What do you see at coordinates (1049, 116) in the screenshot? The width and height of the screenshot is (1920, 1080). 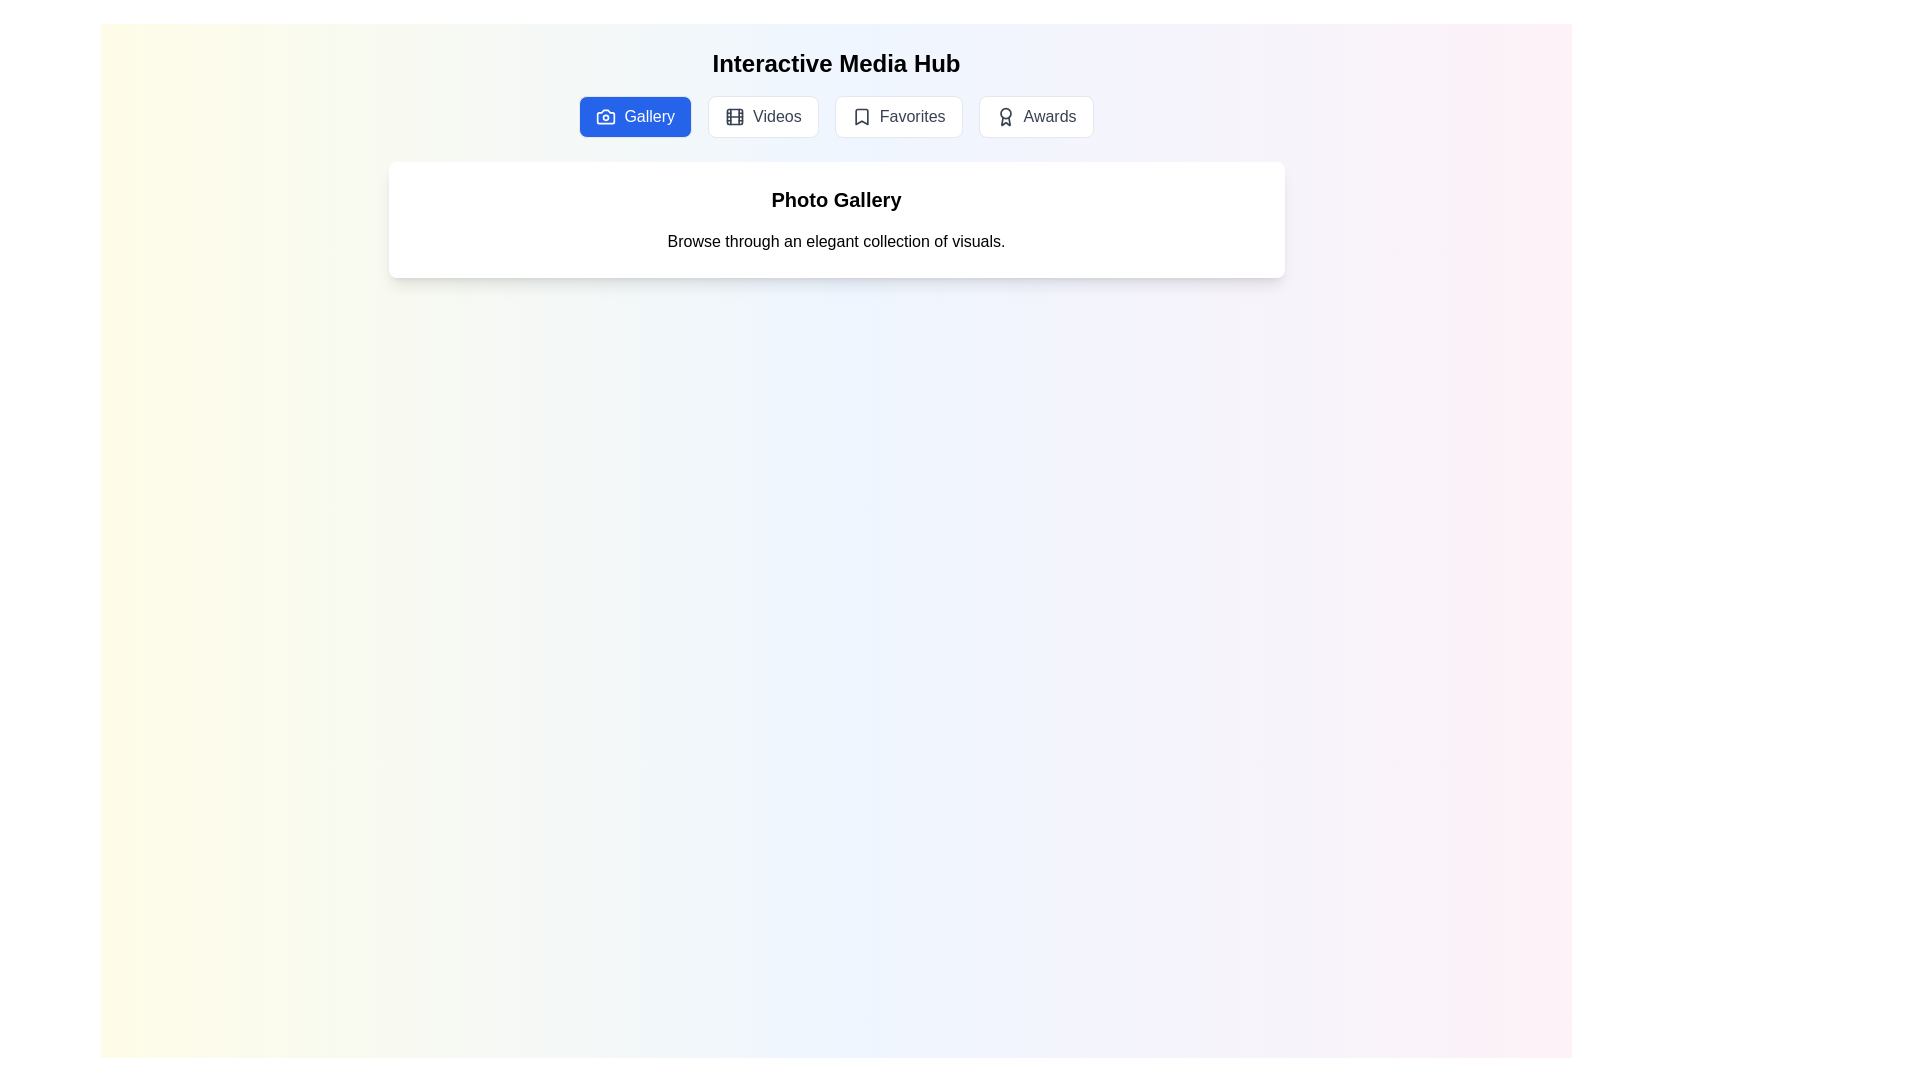 I see `the text label that displays the word 'Awards', which is located in the fourth position from the left on the main navigation bar, adjacent to an award ribbon icon` at bounding box center [1049, 116].